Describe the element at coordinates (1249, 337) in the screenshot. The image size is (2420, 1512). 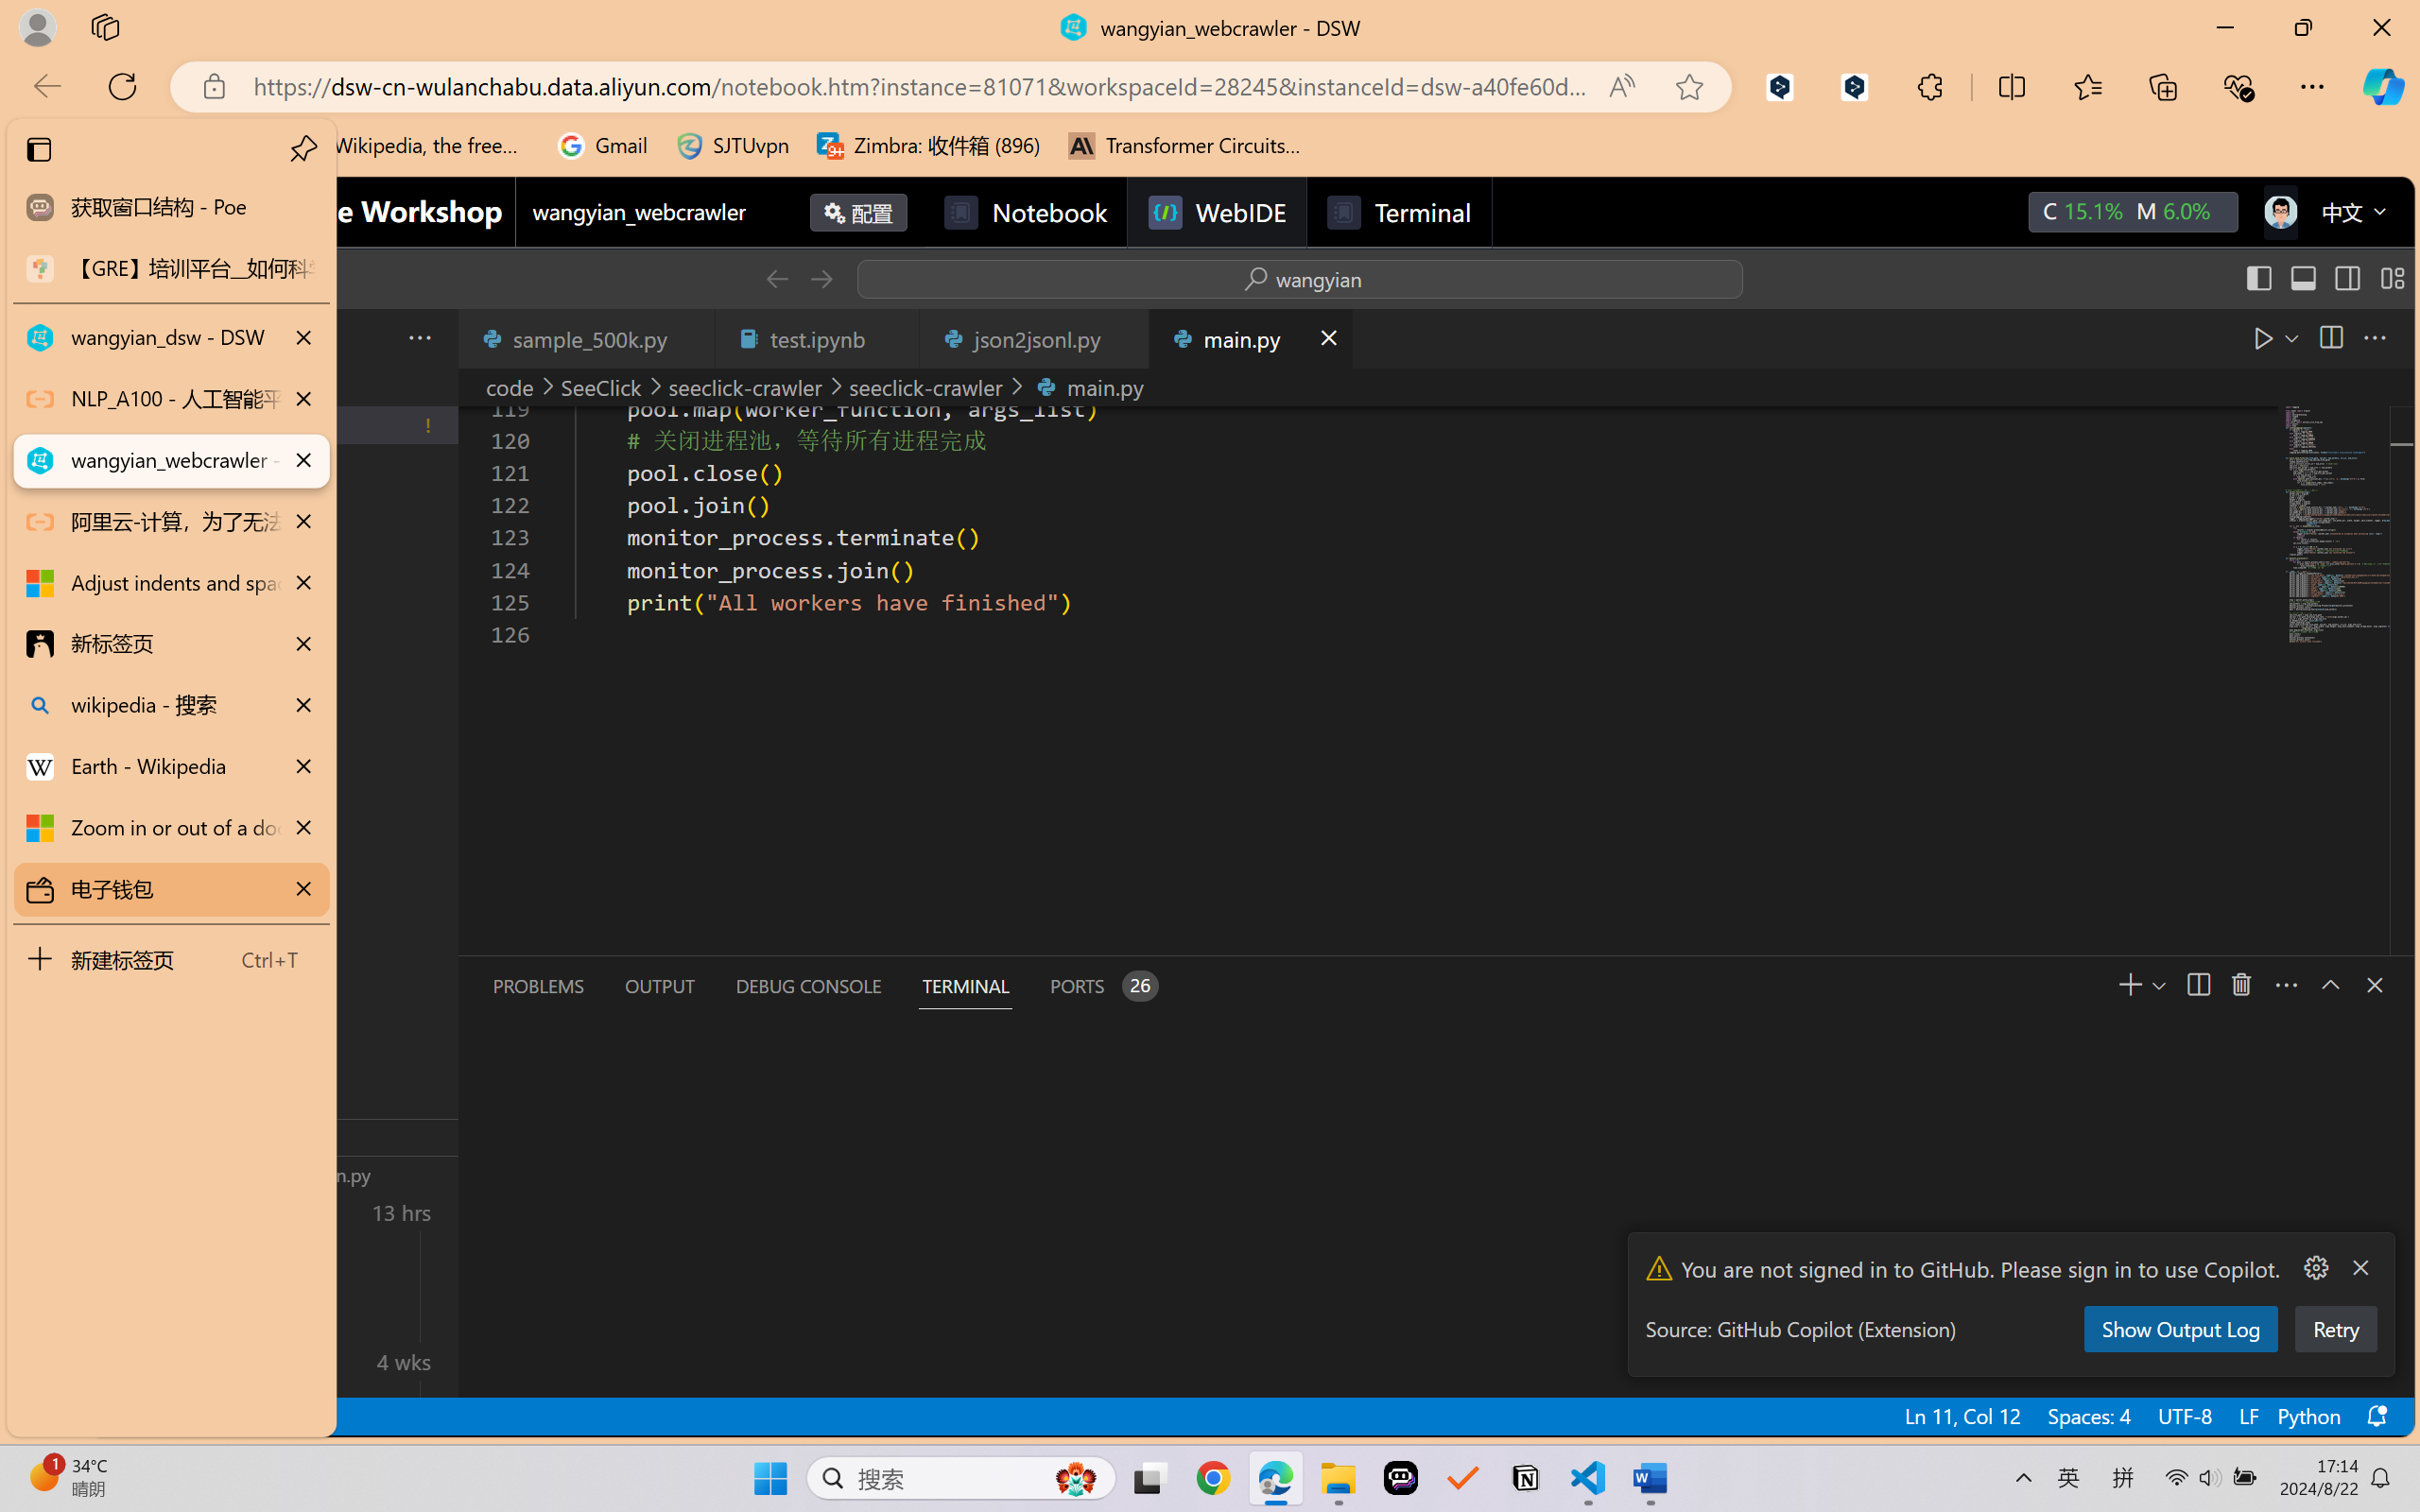
I see `'main.py'` at that location.